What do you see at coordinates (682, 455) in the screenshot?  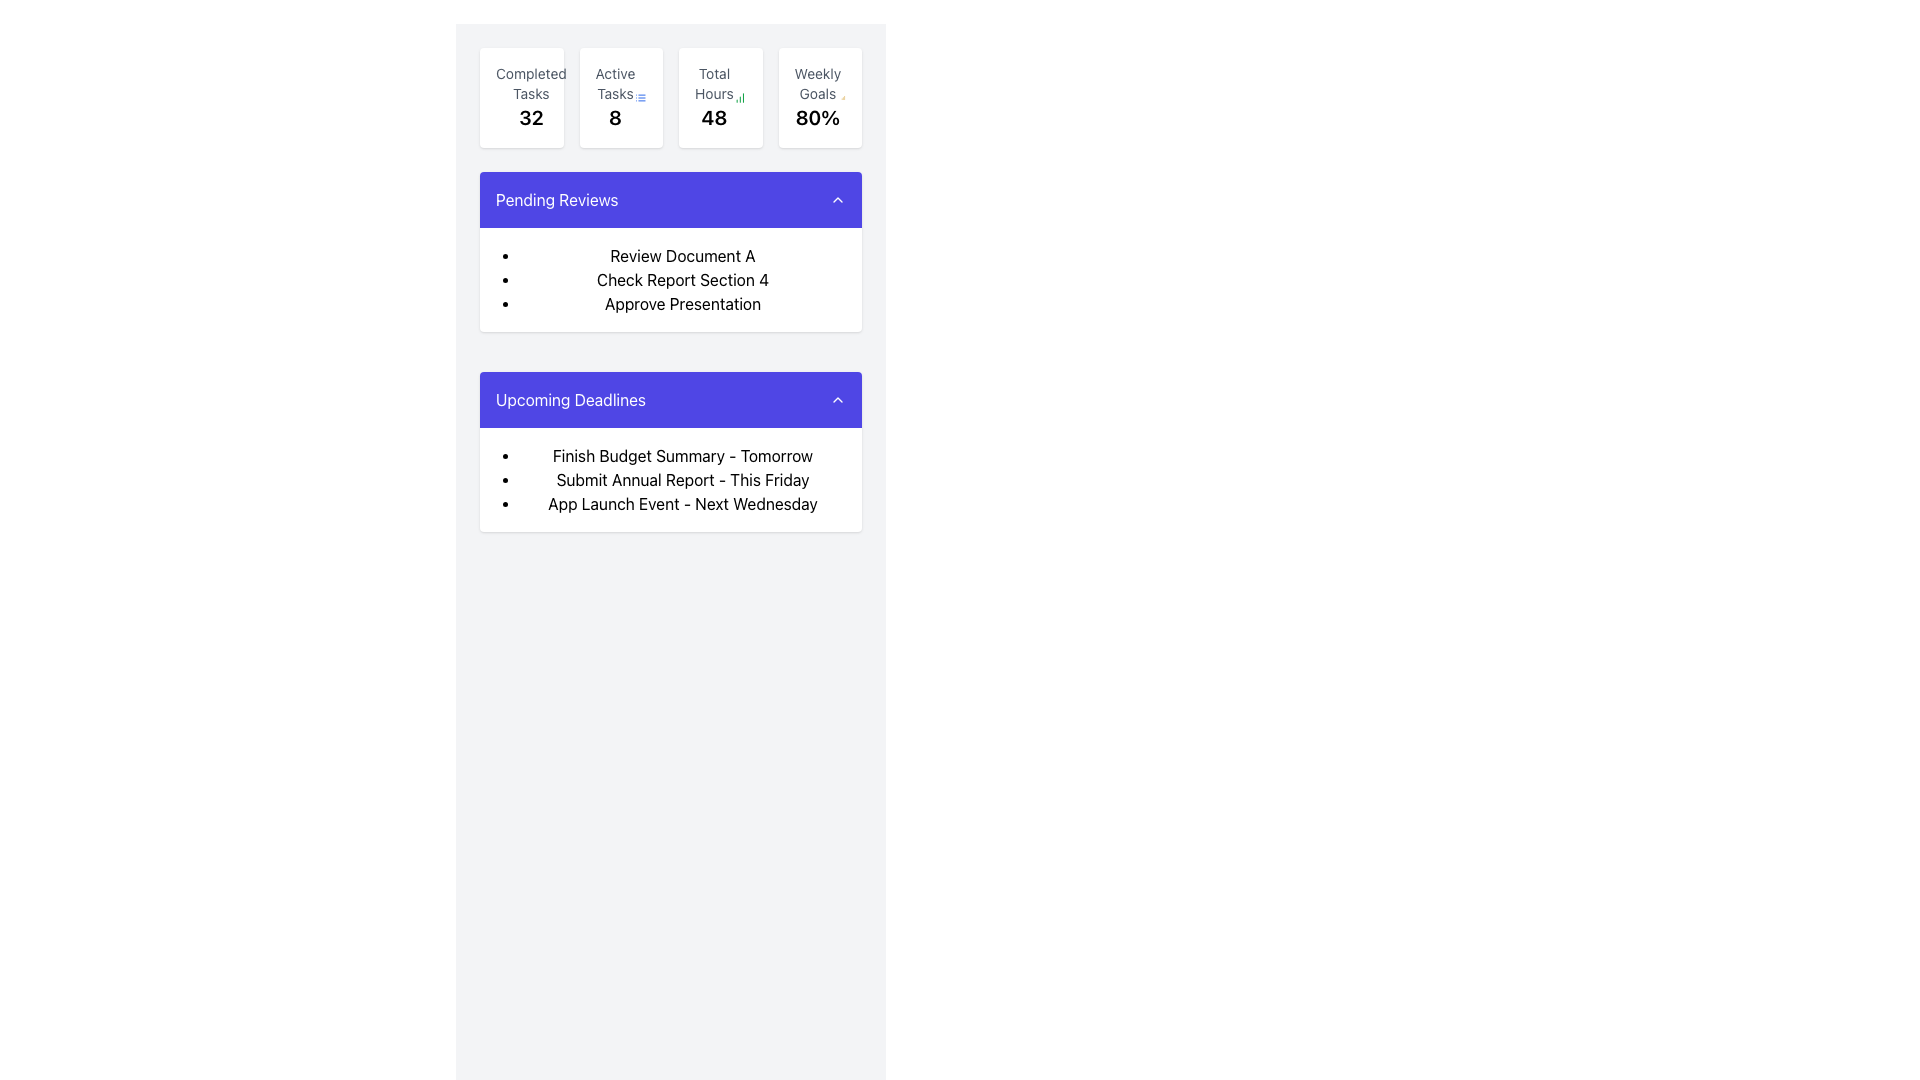 I see `the static text 'Finish Budget Summary - Tomorrow' located in the 'Upcoming Deadlines' section, which is the first item in the bullet-point list under the purple-colored heading bar` at bounding box center [682, 455].